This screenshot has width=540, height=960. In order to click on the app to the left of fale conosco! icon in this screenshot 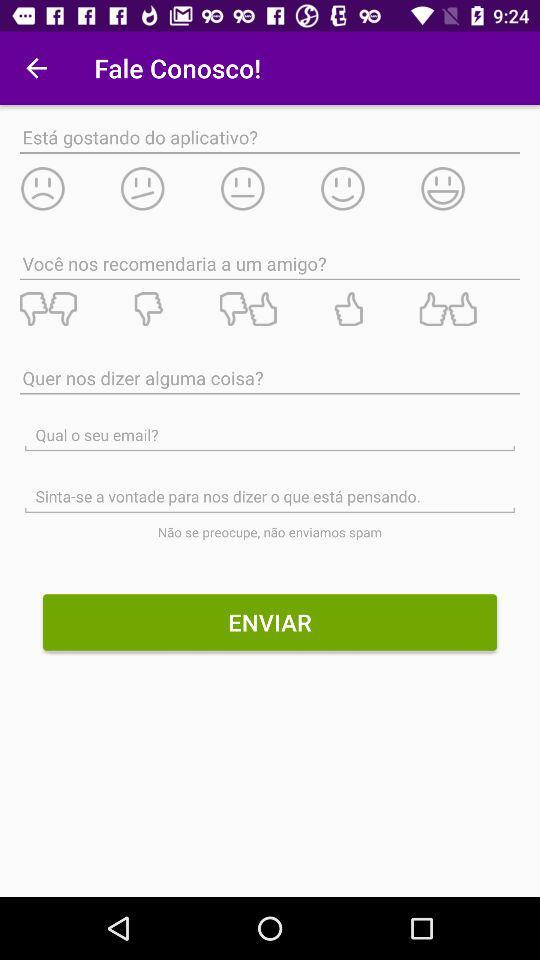, I will do `click(36, 68)`.